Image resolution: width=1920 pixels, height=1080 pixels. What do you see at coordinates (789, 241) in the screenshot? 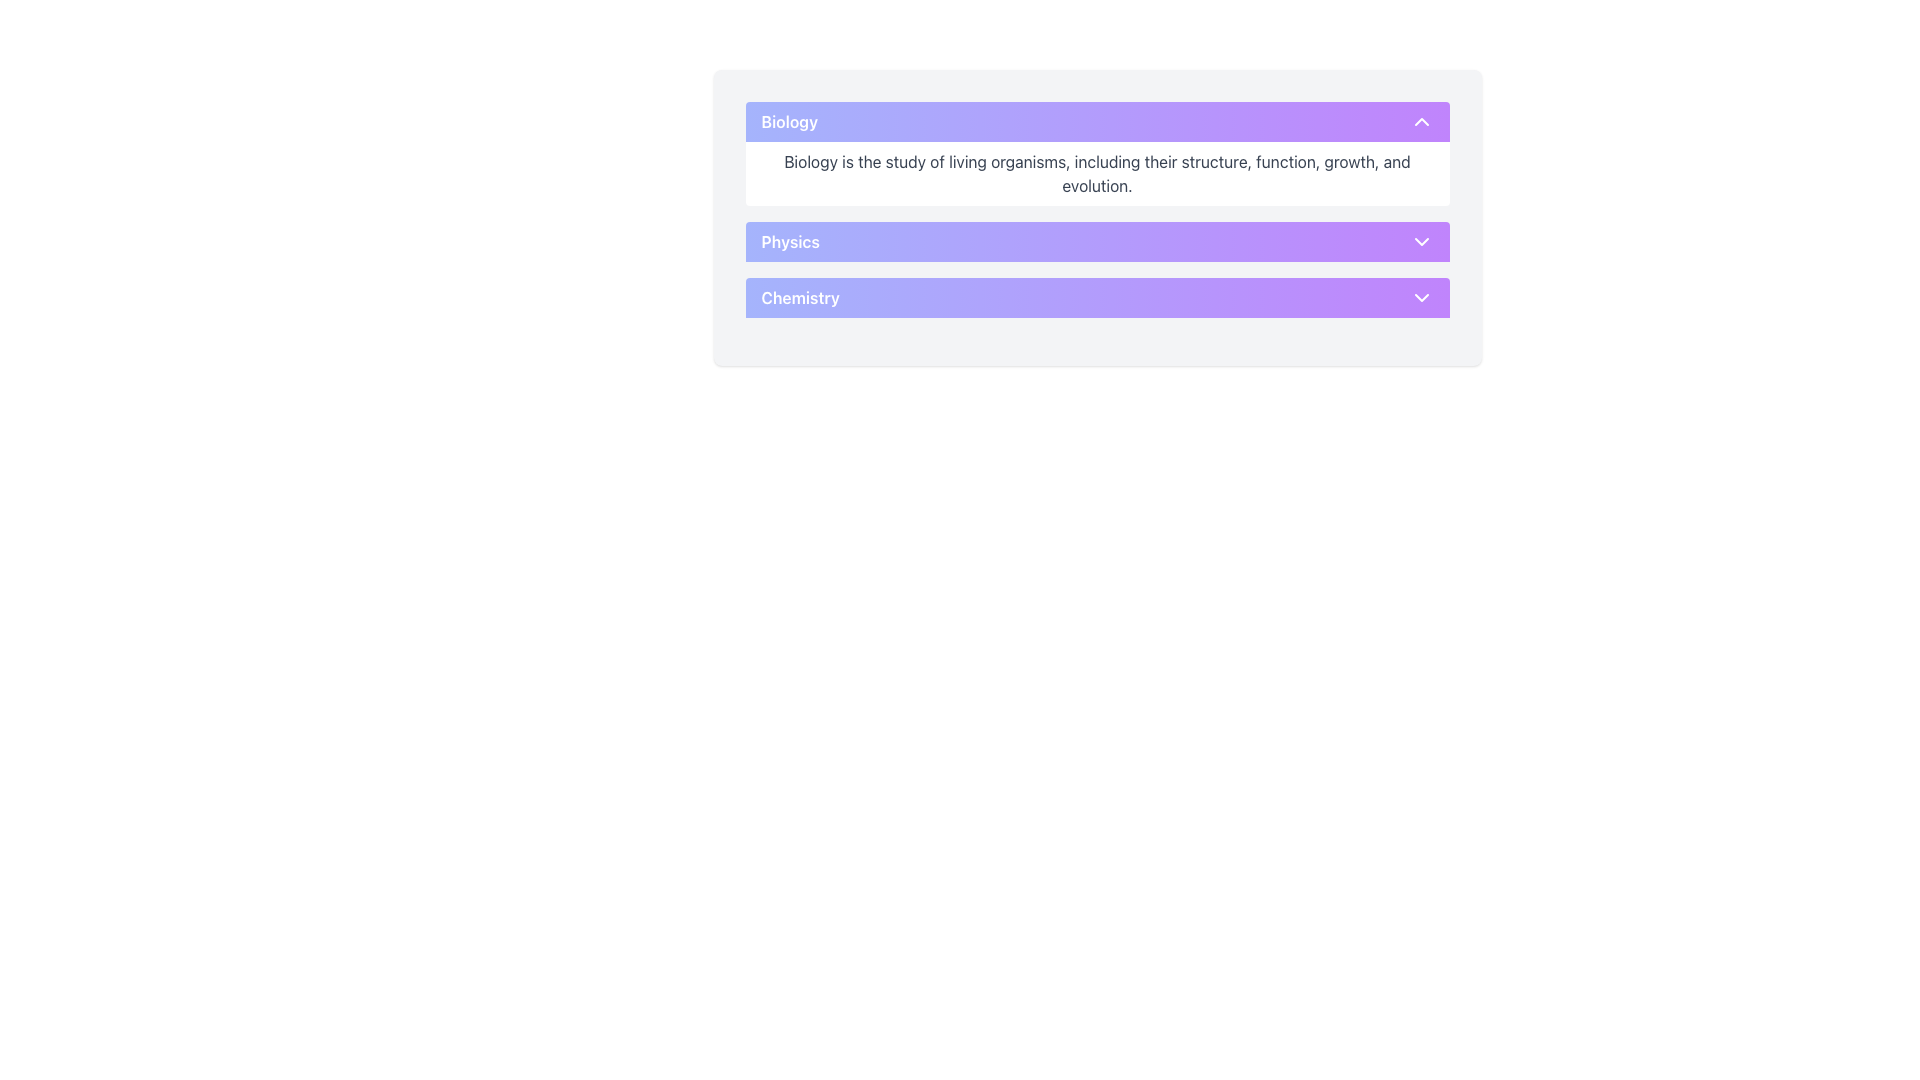
I see `text content of the descriptive label located on the left side of a horizontal bar with a gradient background transitioning from indigo to purple` at bounding box center [789, 241].